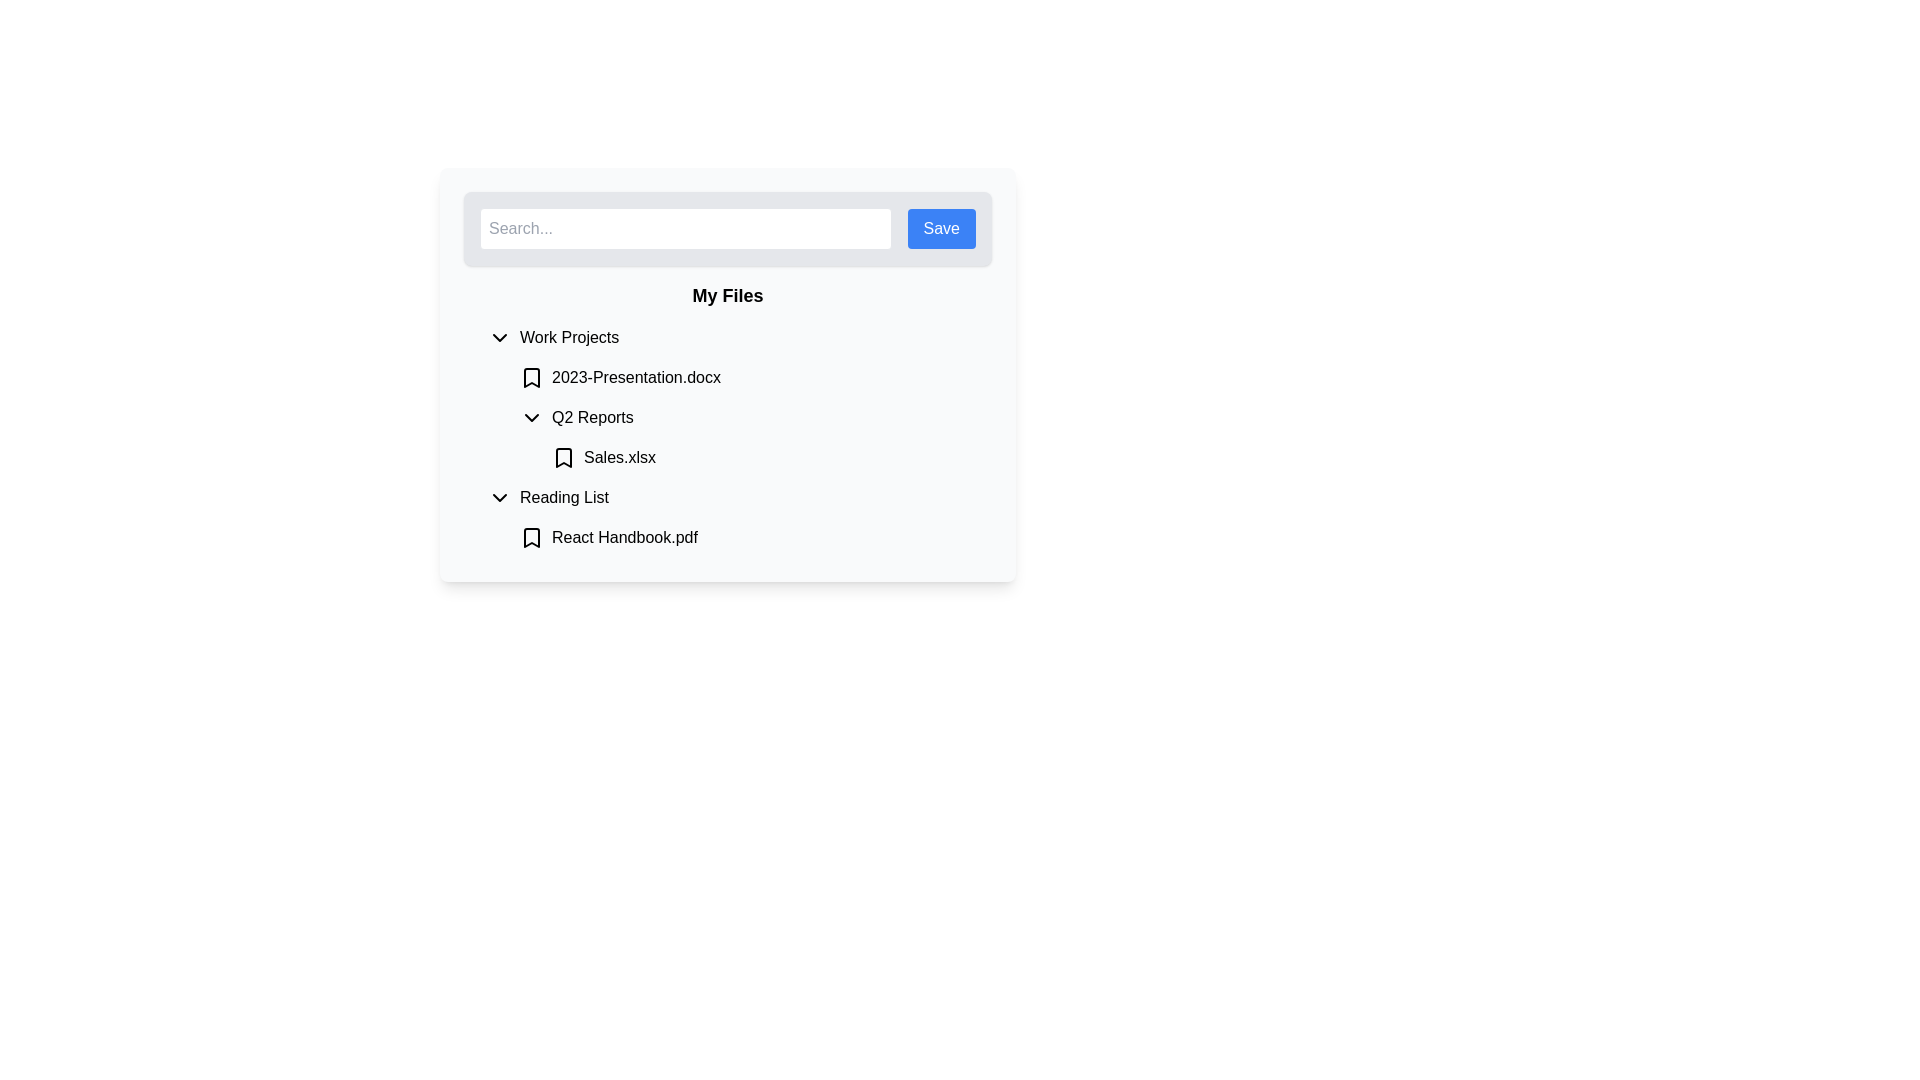 The height and width of the screenshot is (1080, 1920). I want to click on the 'Q2 Reports' entry in the Work Projects section, so click(743, 416).